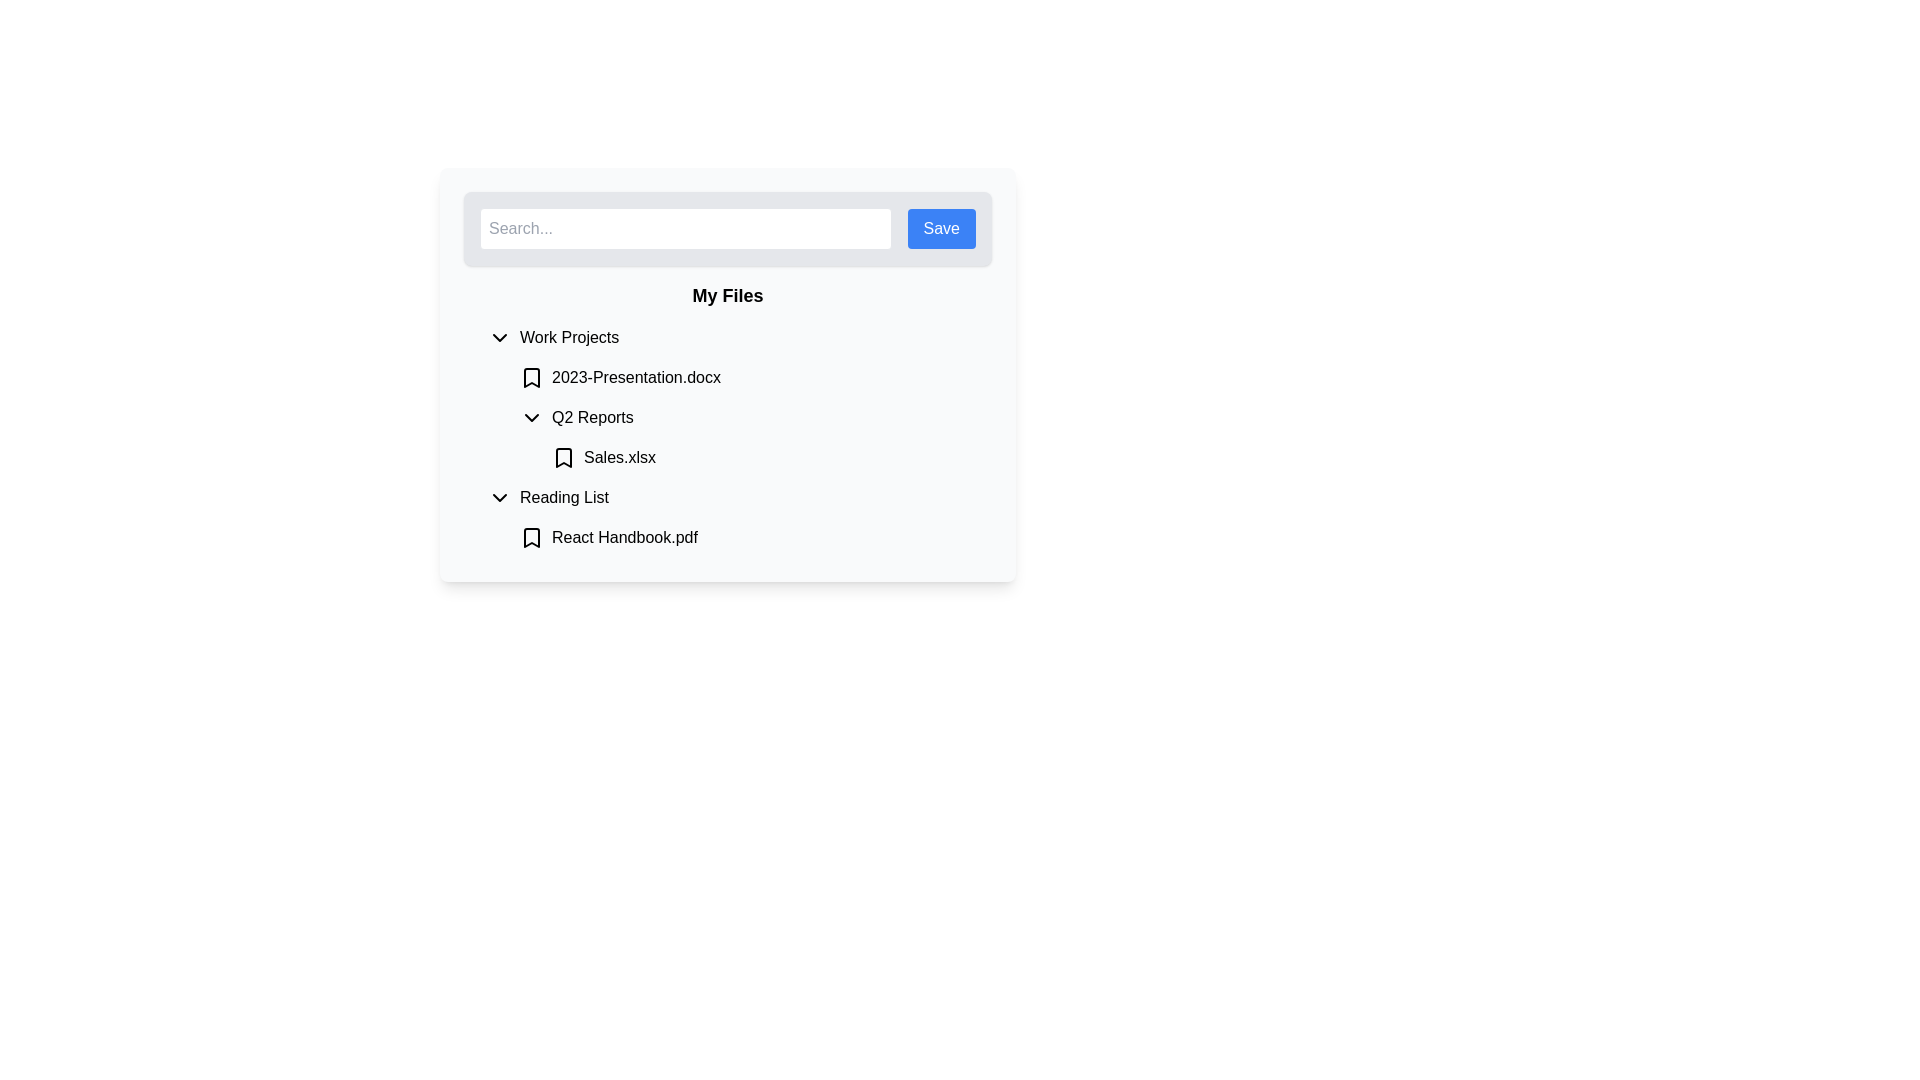 The height and width of the screenshot is (1080, 1920). I want to click on the 'Q2 Reports' entry in the Work Projects section, so click(743, 416).